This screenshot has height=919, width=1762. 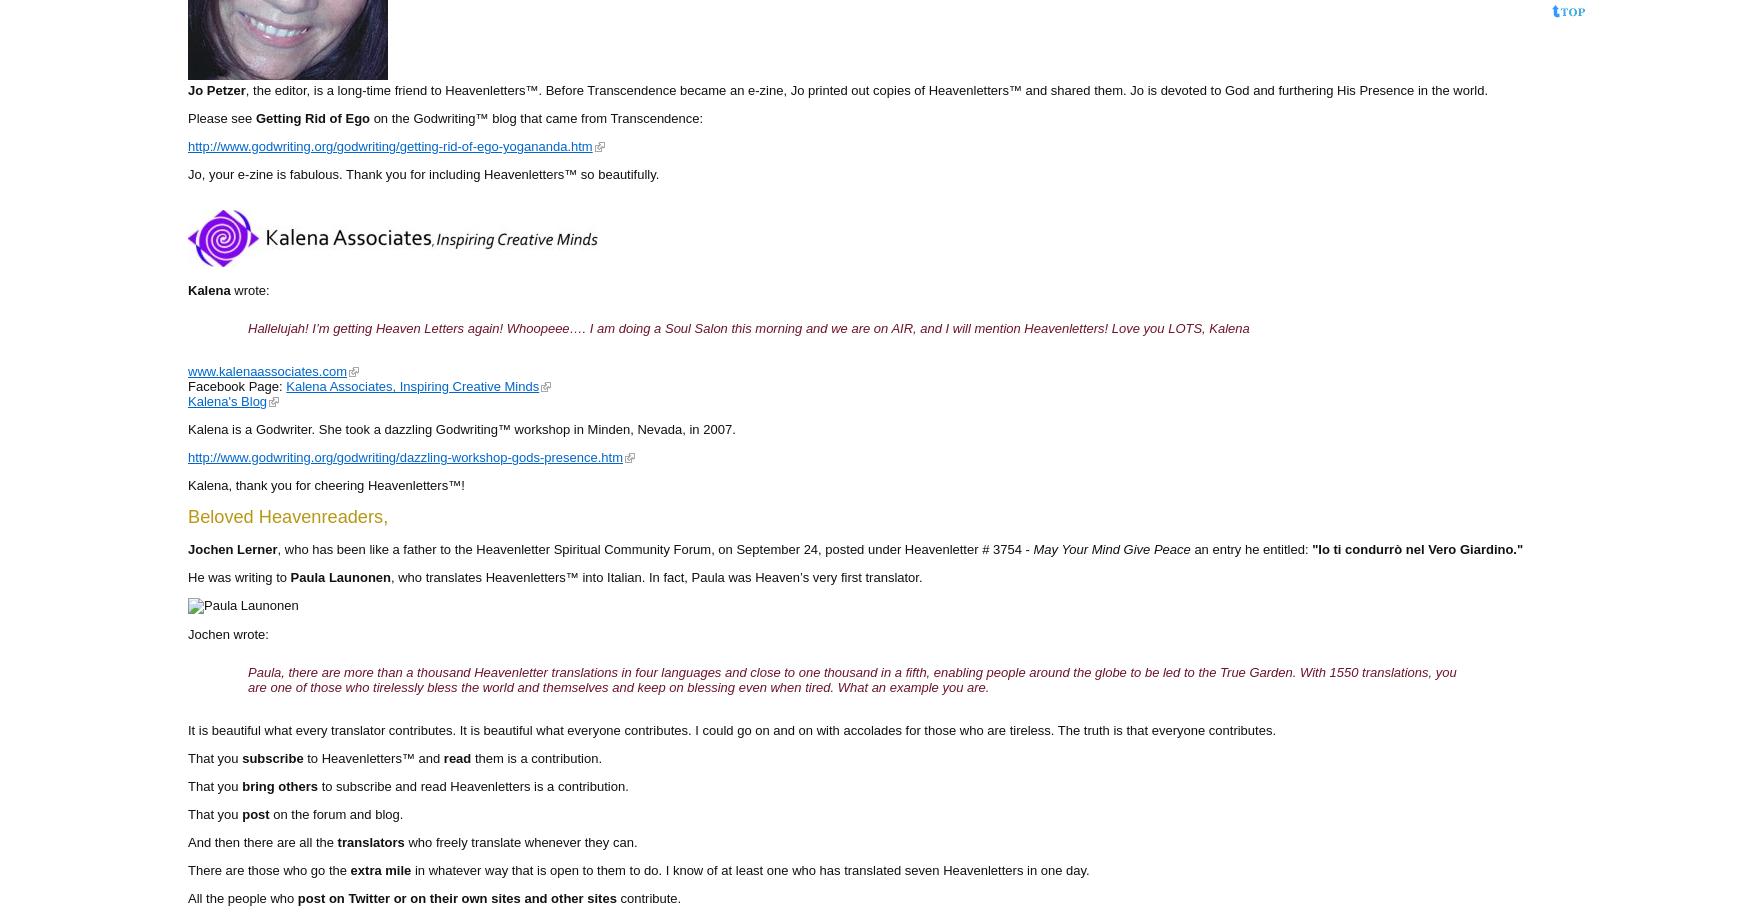 I want to click on 'Kalena, thank you for cheering Heavenletters™!', so click(x=325, y=484).